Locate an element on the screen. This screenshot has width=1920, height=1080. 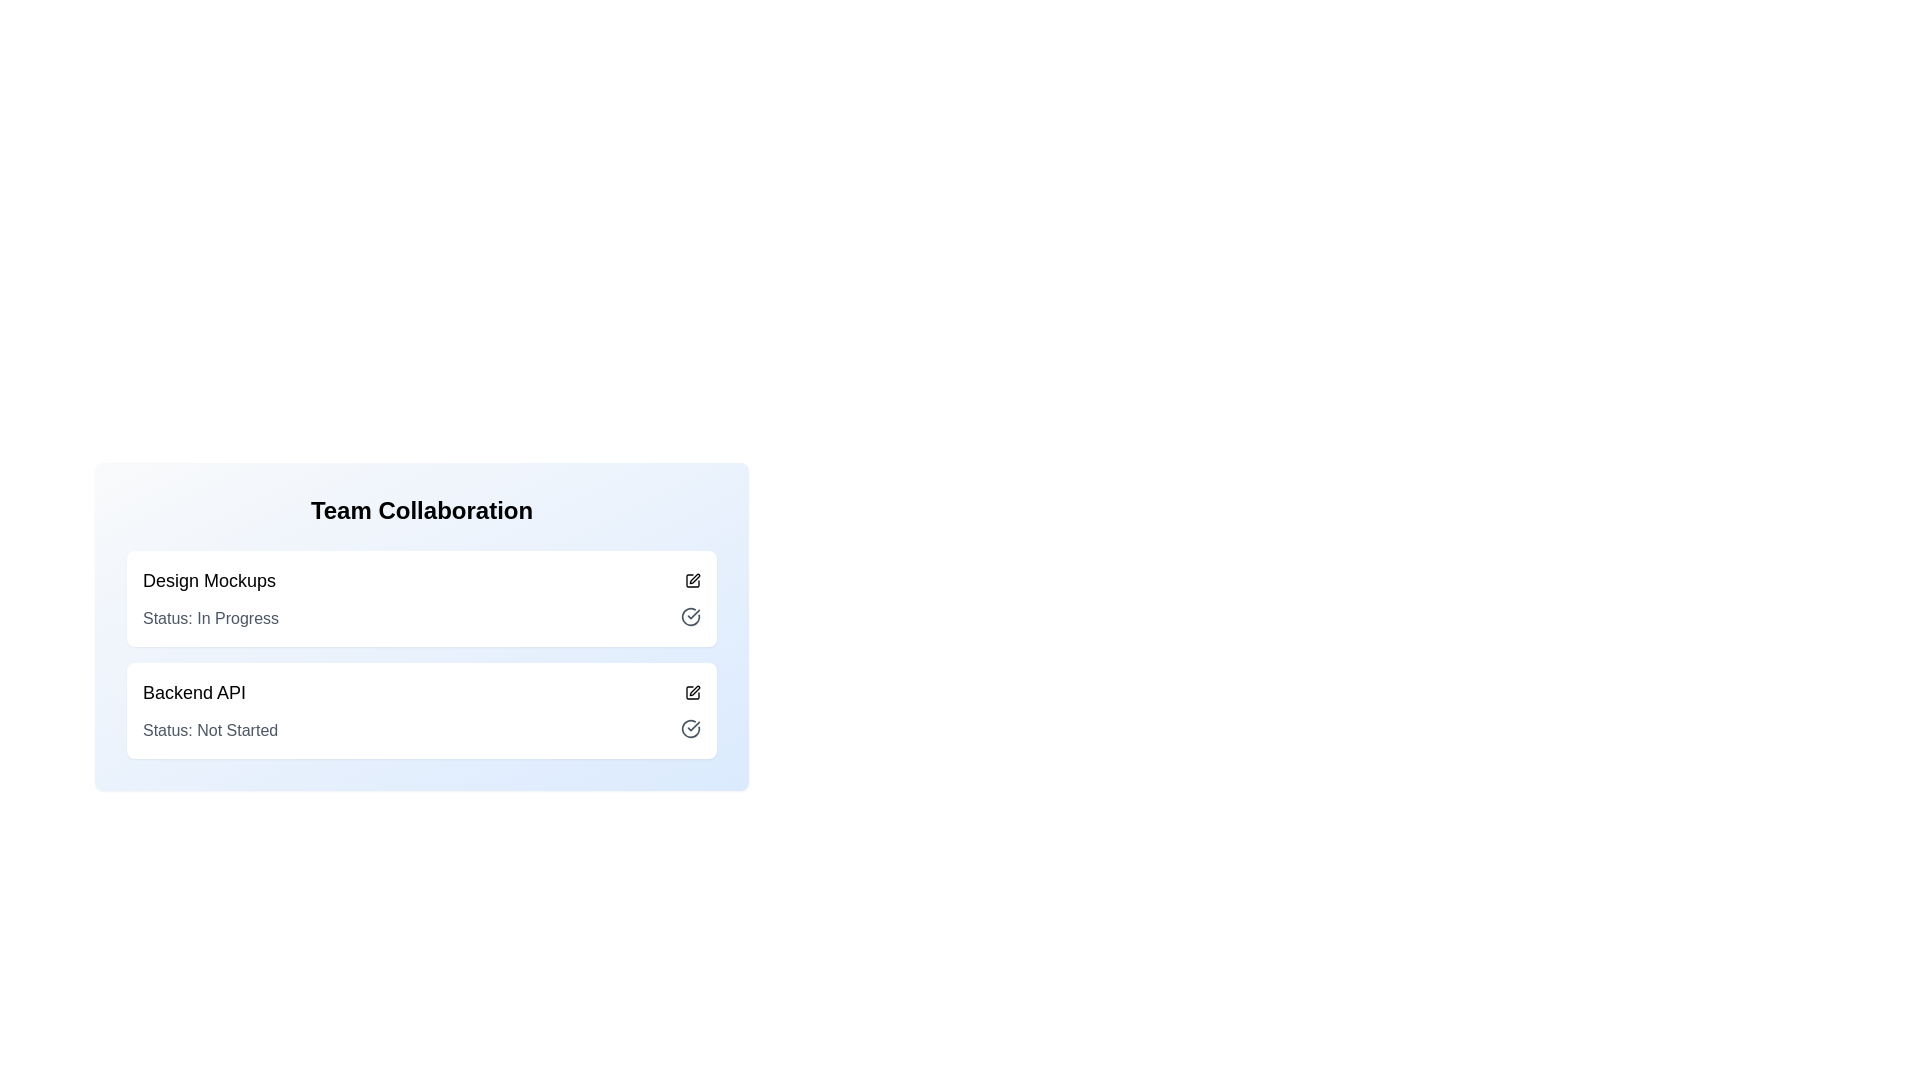
the icon resembling a pen, which is styled as a button and located to the right of the 'Design Mockups' text is located at coordinates (692, 581).